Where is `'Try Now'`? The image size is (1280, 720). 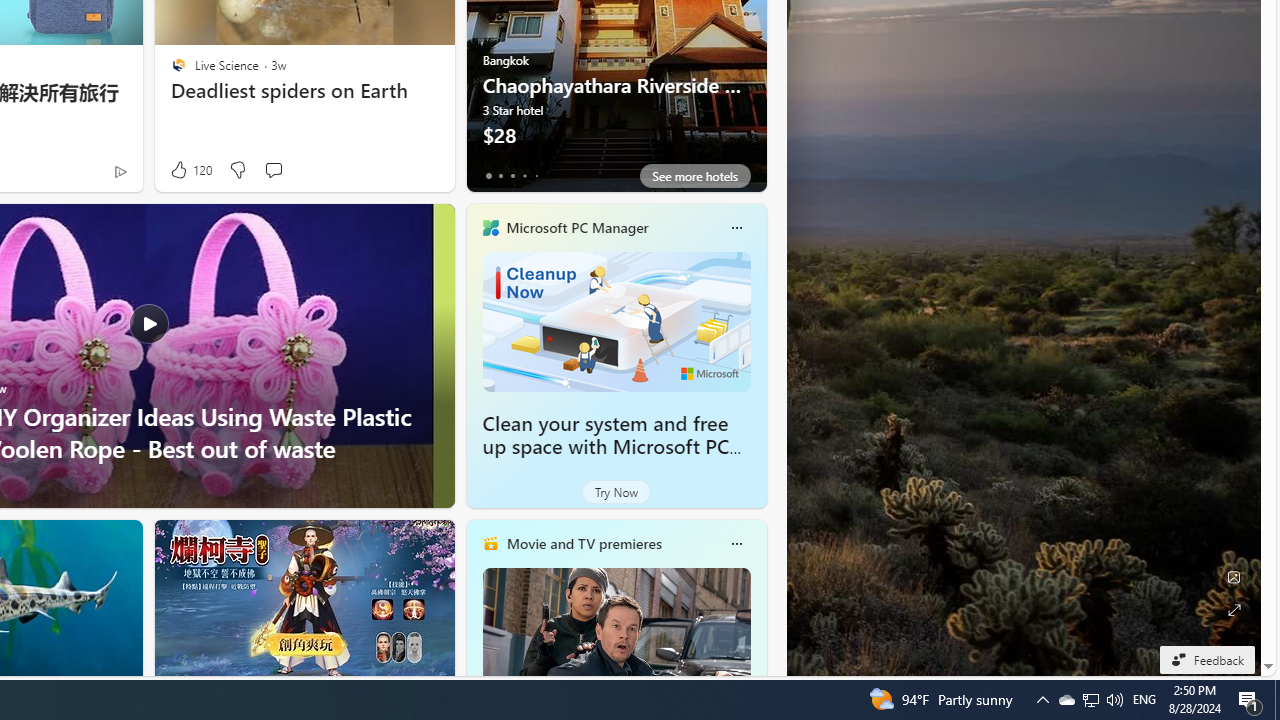
'Try Now' is located at coordinates (615, 492).